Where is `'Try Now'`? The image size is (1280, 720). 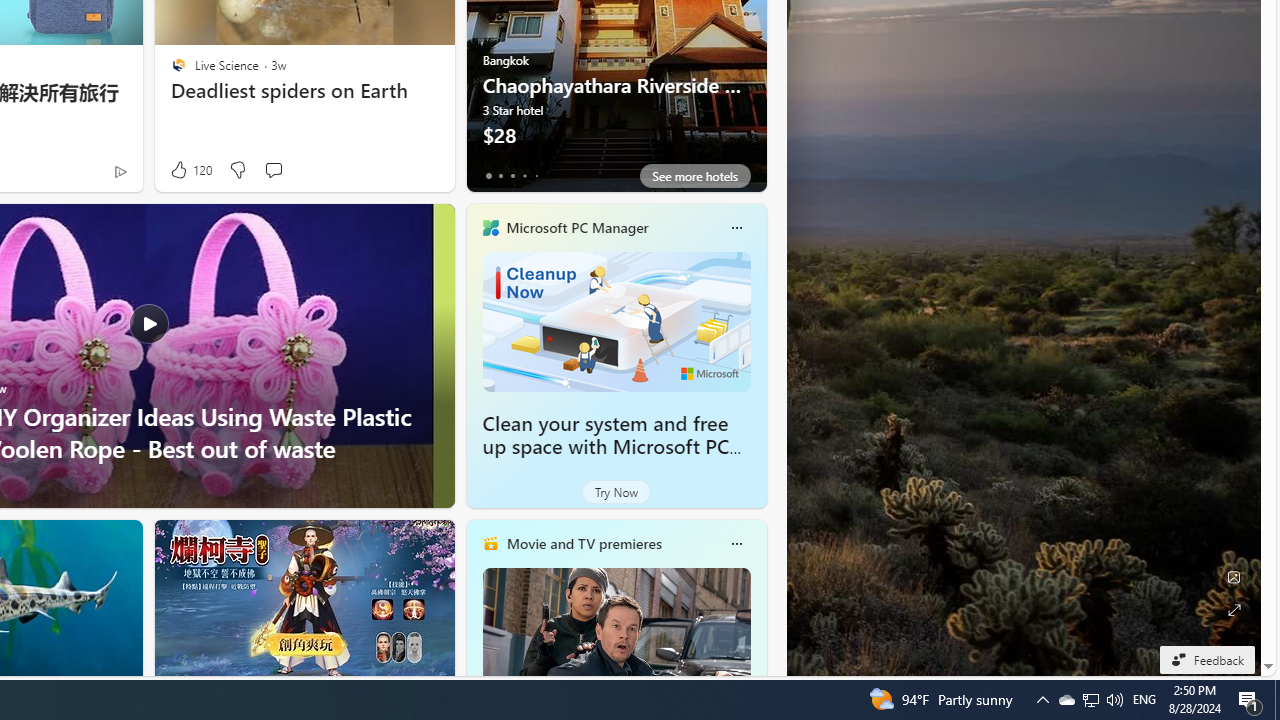
'Try Now' is located at coordinates (615, 492).